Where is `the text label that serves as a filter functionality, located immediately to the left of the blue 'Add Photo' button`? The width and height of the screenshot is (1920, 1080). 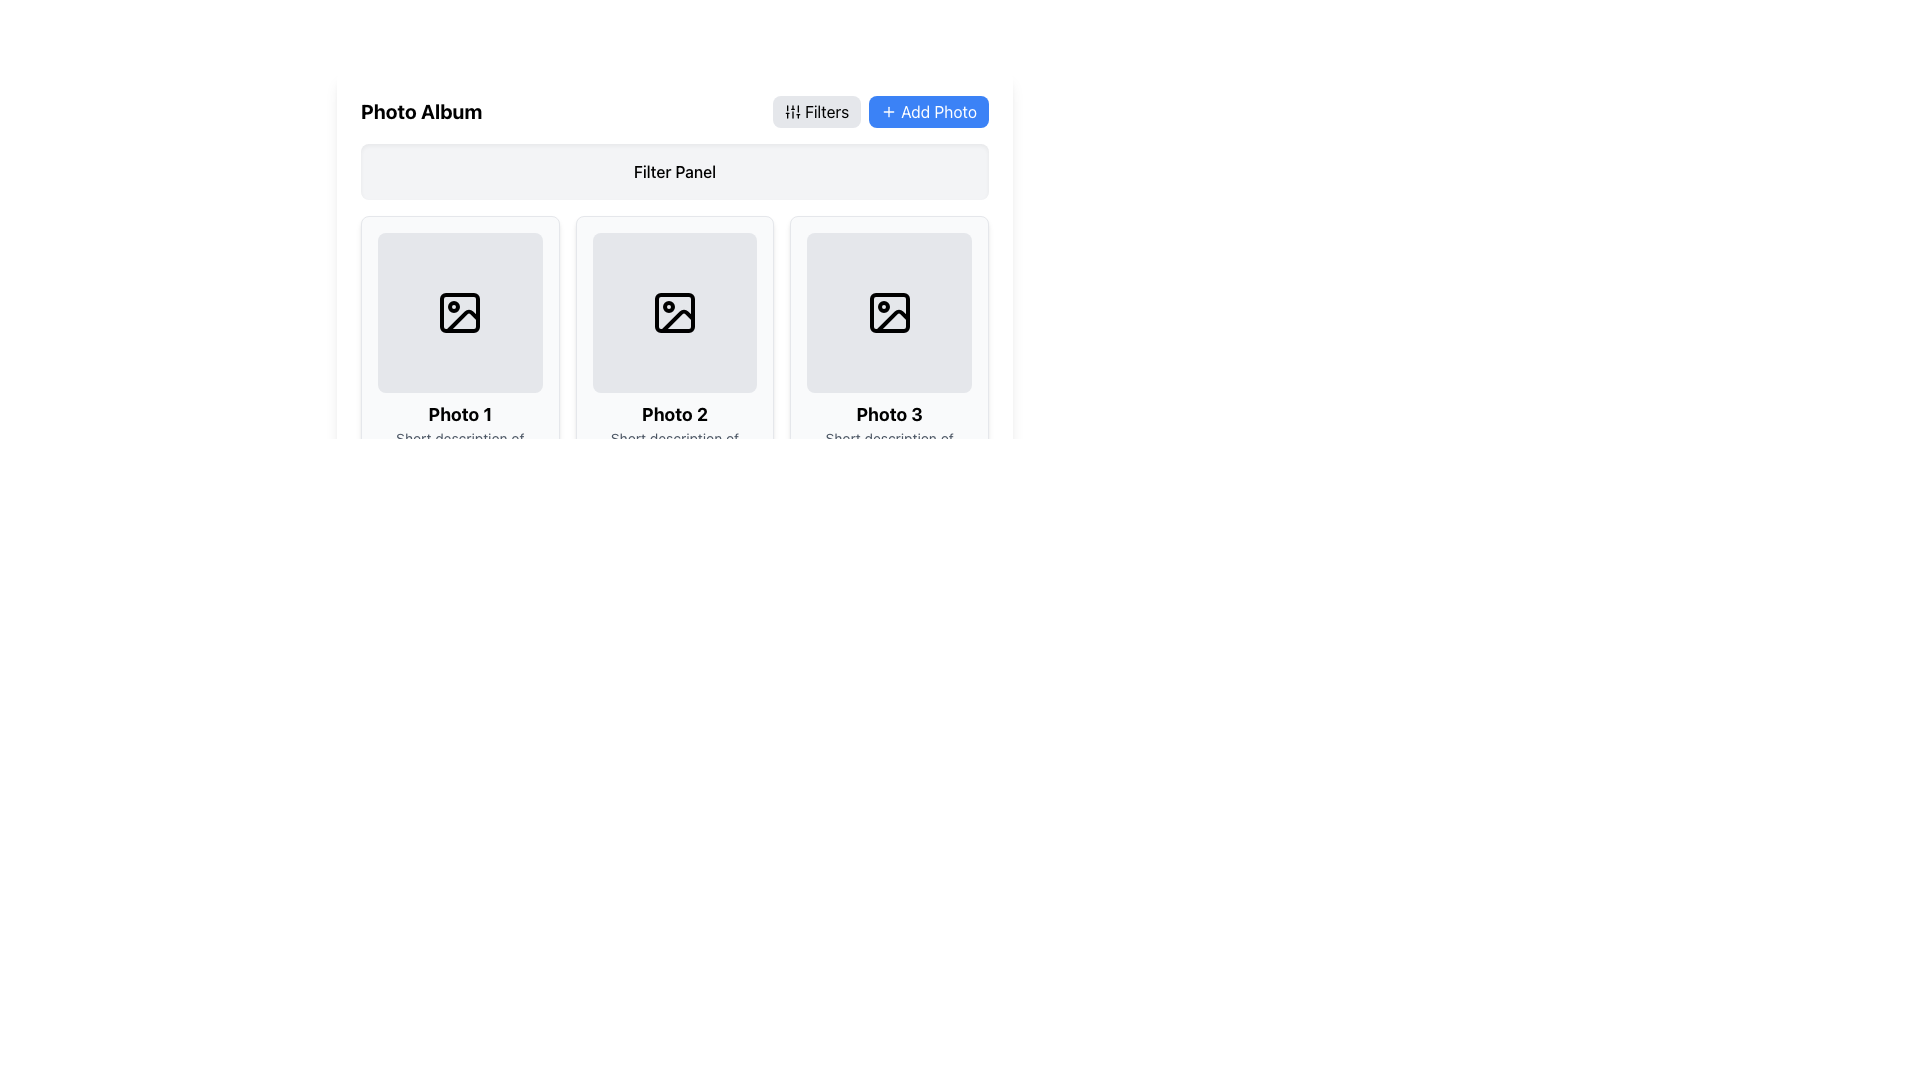
the text label that serves as a filter functionality, located immediately to the left of the blue 'Add Photo' button is located at coordinates (827, 111).